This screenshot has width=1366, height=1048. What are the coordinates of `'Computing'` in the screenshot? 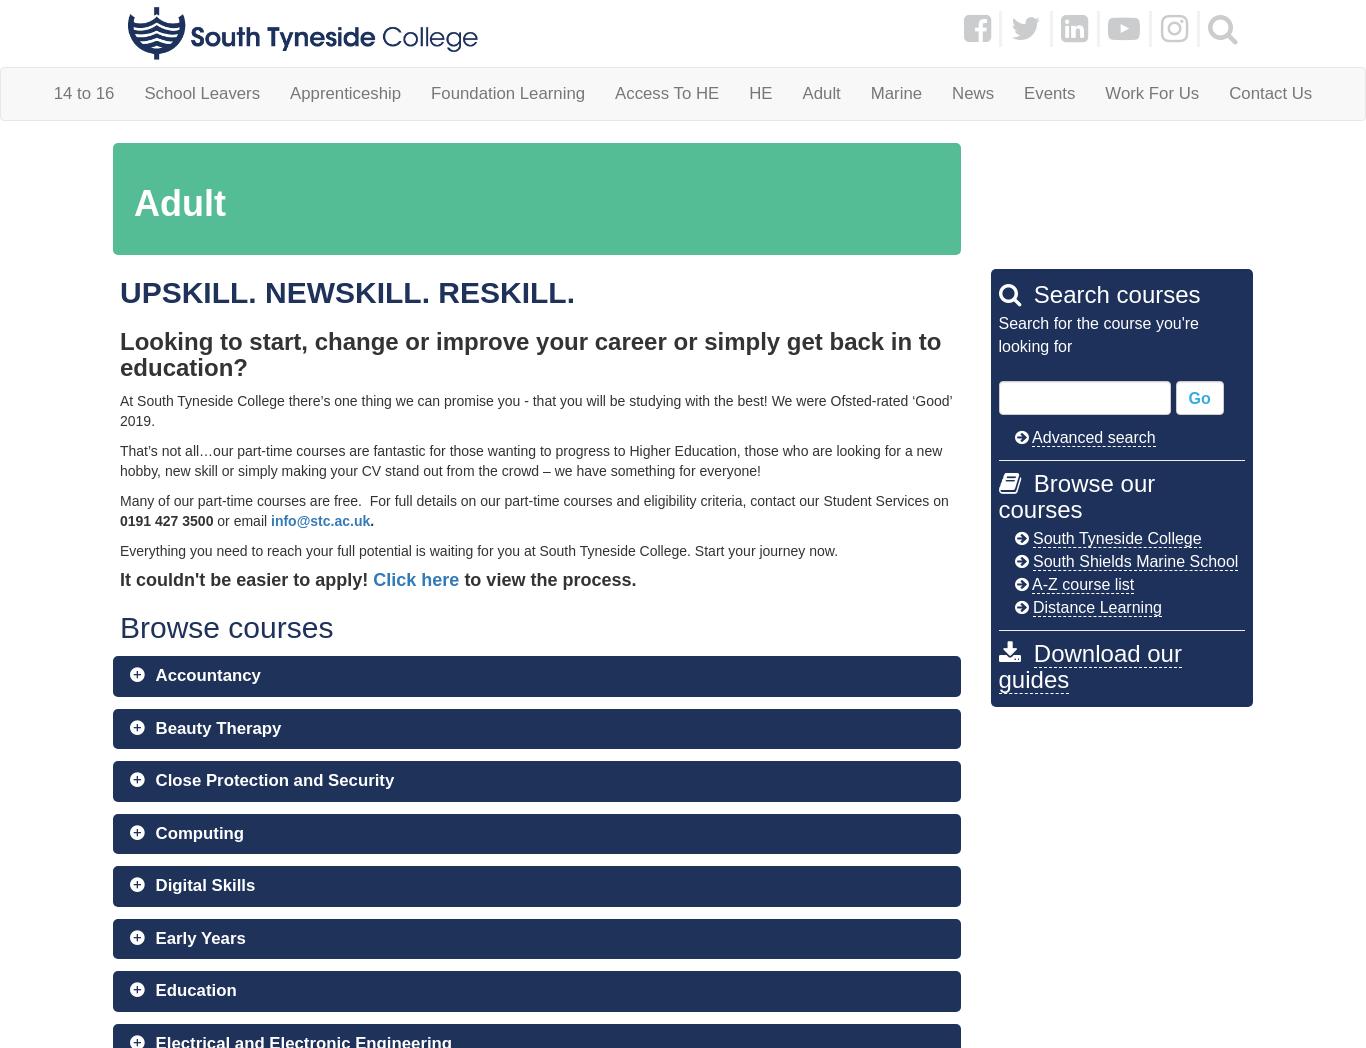 It's located at (154, 832).